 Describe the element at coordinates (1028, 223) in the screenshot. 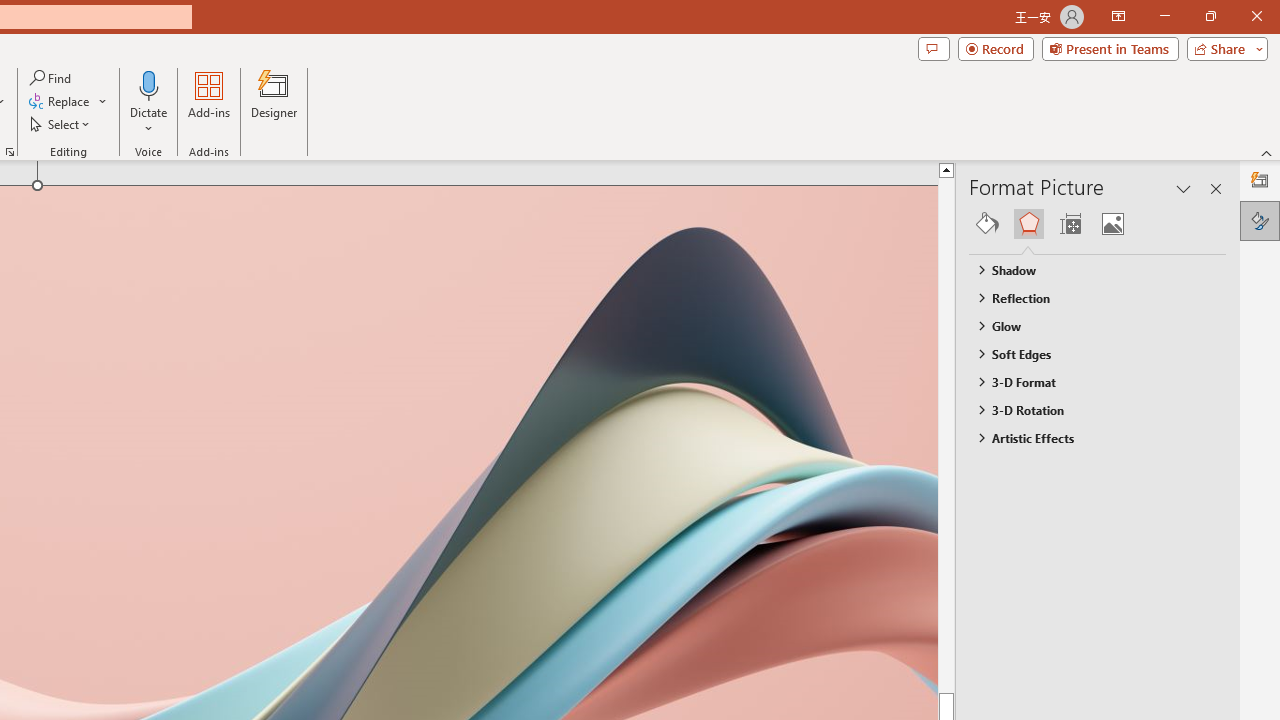

I see `'Effects'` at that location.